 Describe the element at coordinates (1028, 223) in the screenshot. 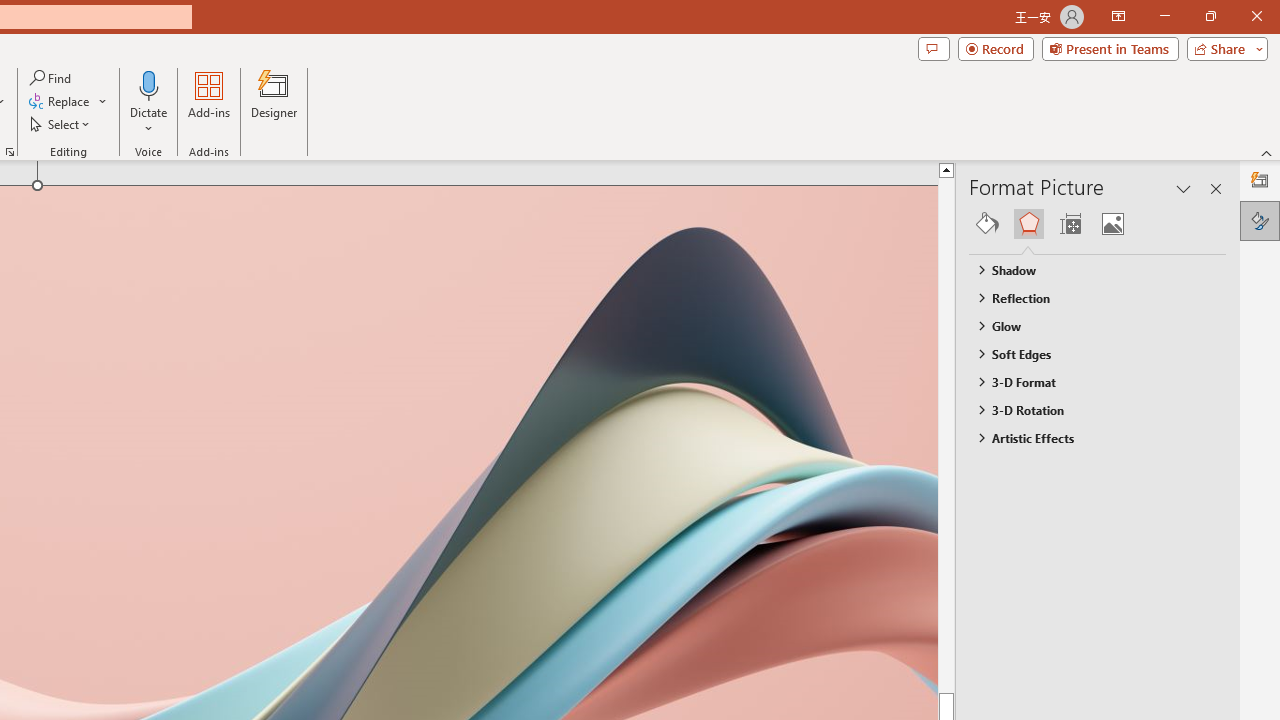

I see `'Effects'` at that location.